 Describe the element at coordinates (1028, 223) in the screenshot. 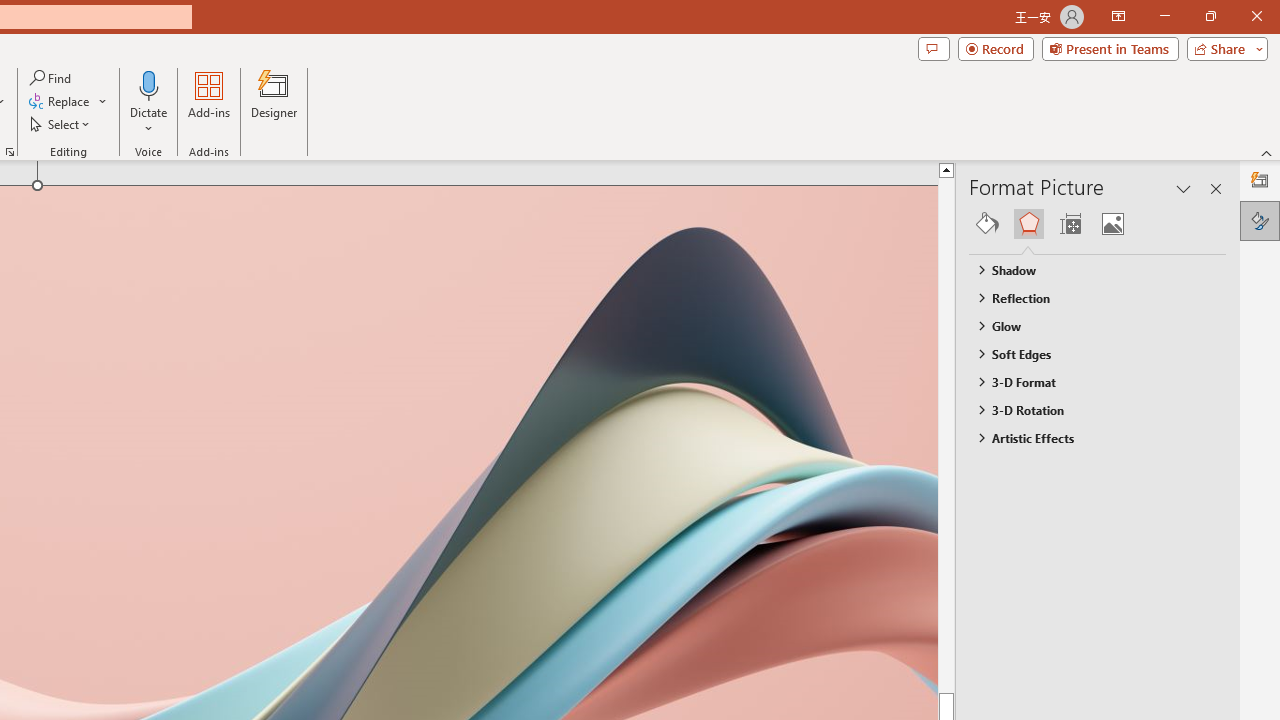

I see `'Effects'` at that location.